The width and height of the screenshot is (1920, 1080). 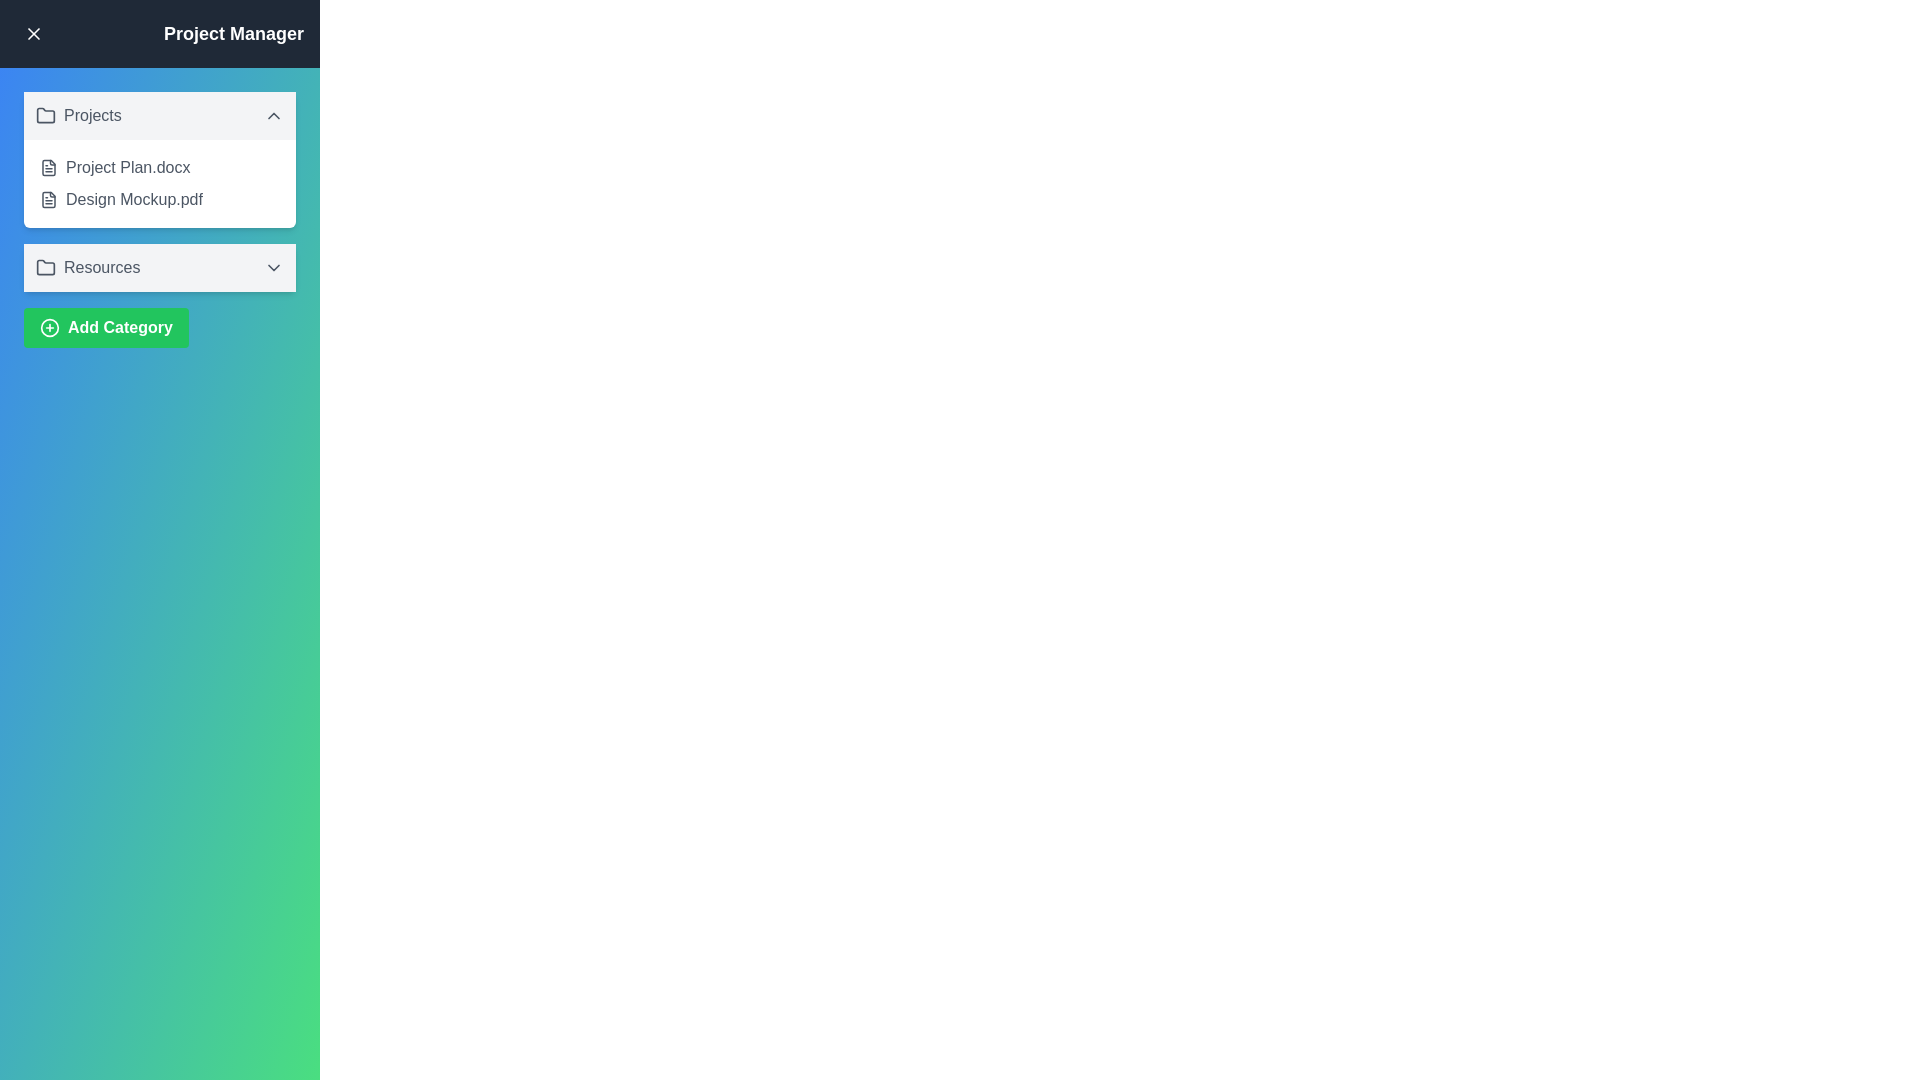 What do you see at coordinates (49, 326) in the screenshot?
I see `the icon within the 'Add Category' button located on the left-hand side of the button's text` at bounding box center [49, 326].